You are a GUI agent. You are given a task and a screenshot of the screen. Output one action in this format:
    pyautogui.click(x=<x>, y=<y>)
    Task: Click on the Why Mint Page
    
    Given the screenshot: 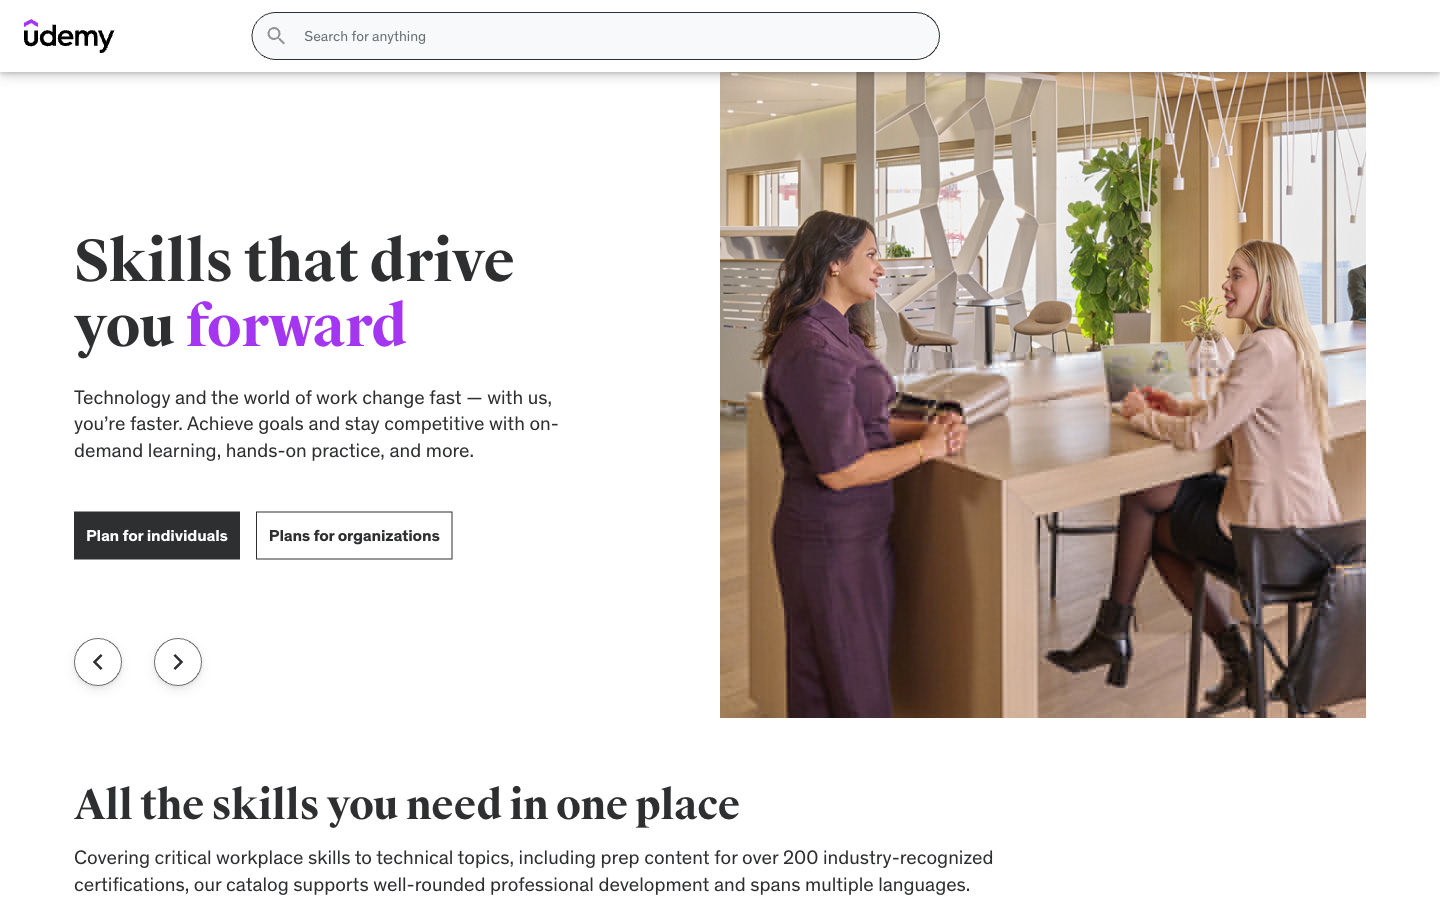 What is the action you would take?
    pyautogui.click(x=998, y=88)
    